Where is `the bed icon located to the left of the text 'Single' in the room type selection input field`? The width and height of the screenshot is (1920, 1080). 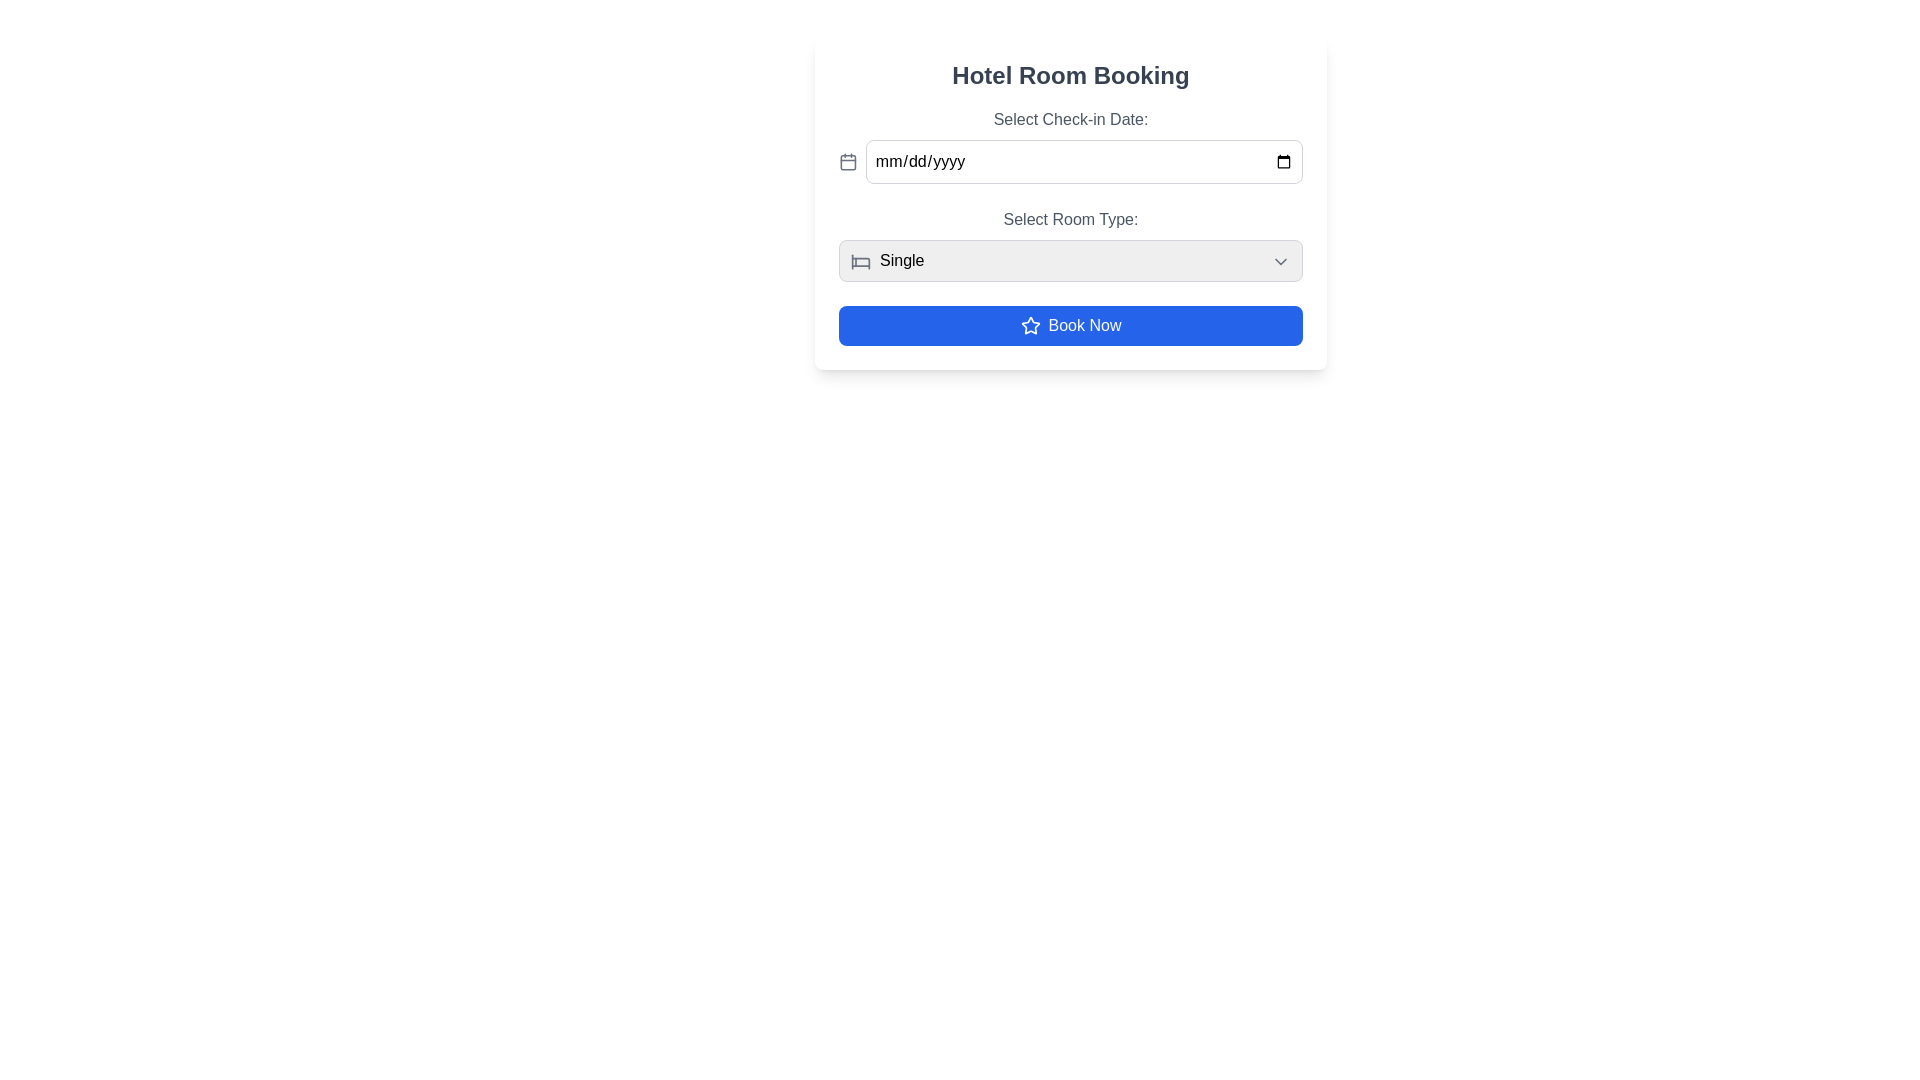
the bed icon located to the left of the text 'Single' in the room type selection input field is located at coordinates (860, 261).